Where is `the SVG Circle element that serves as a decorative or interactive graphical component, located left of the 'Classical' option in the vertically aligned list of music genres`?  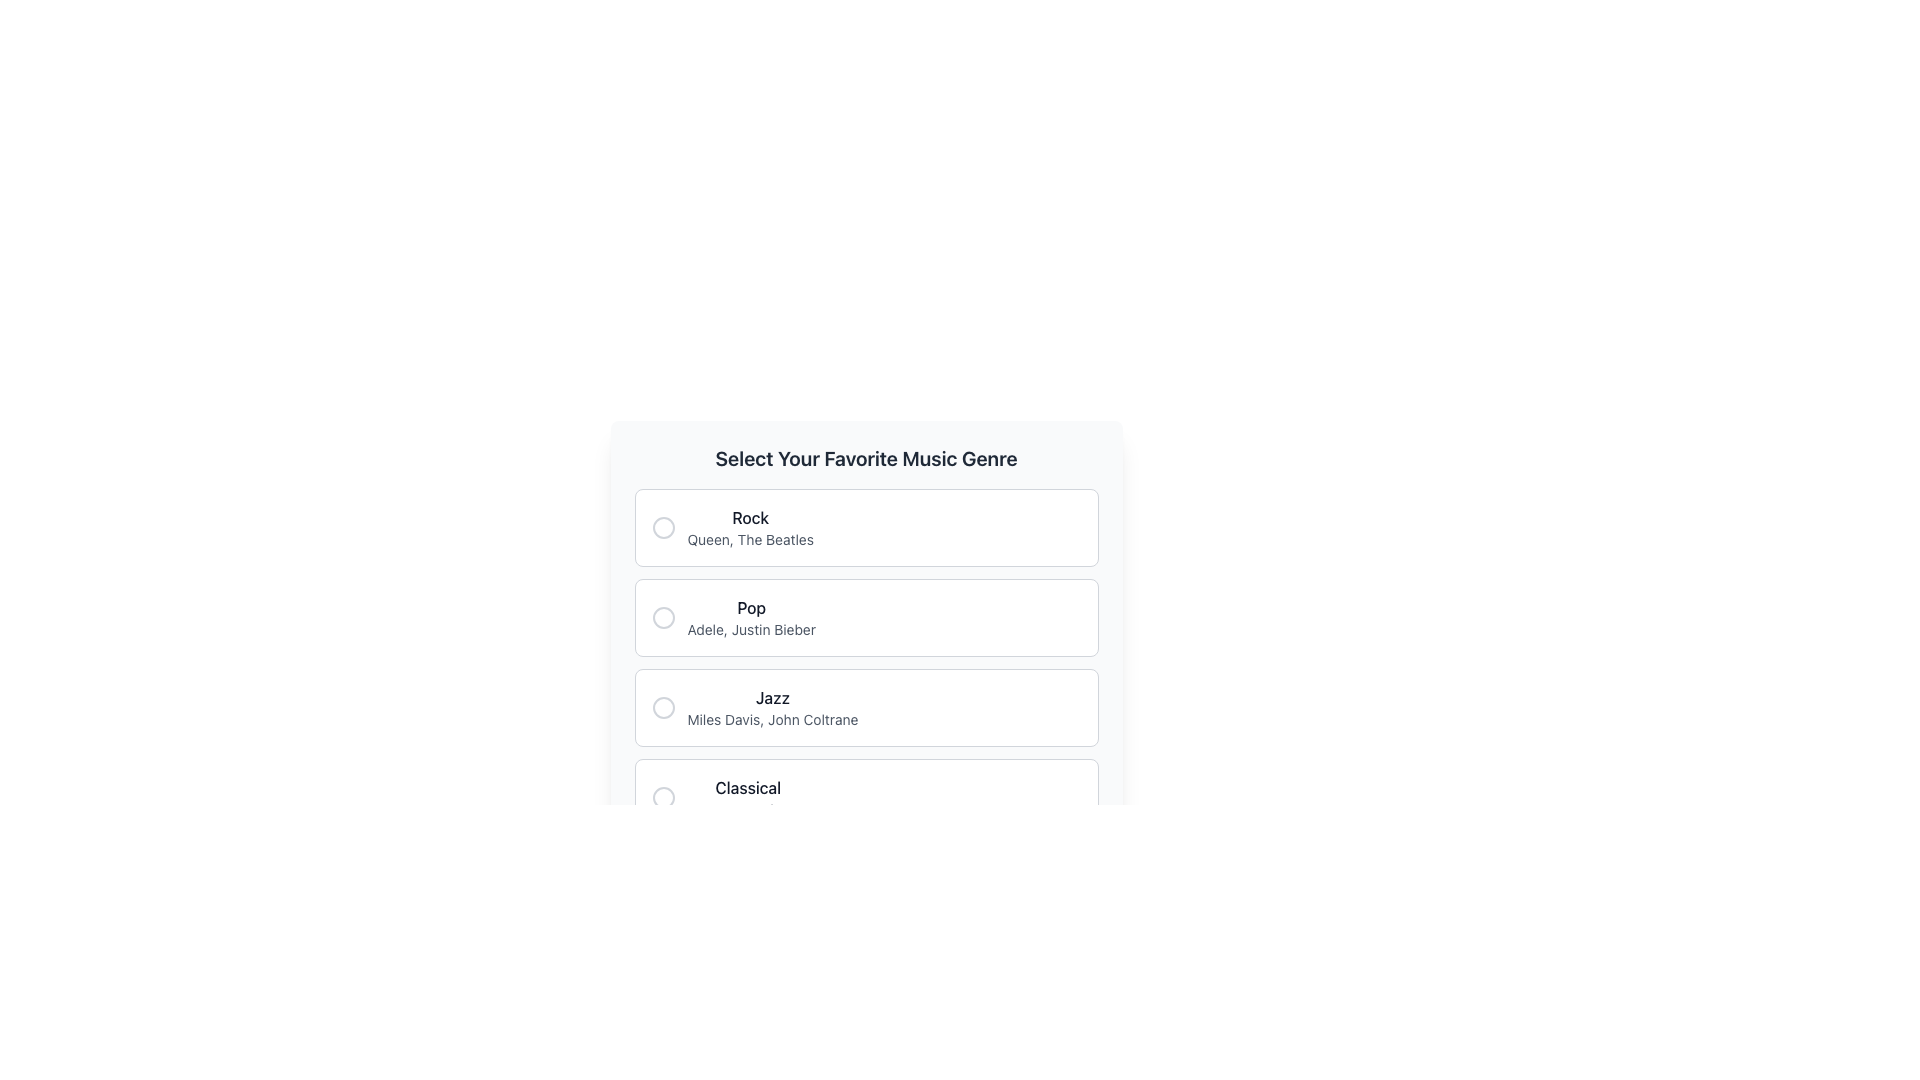 the SVG Circle element that serves as a decorative or interactive graphical component, located left of the 'Classical' option in the vertically aligned list of music genres is located at coordinates (663, 797).